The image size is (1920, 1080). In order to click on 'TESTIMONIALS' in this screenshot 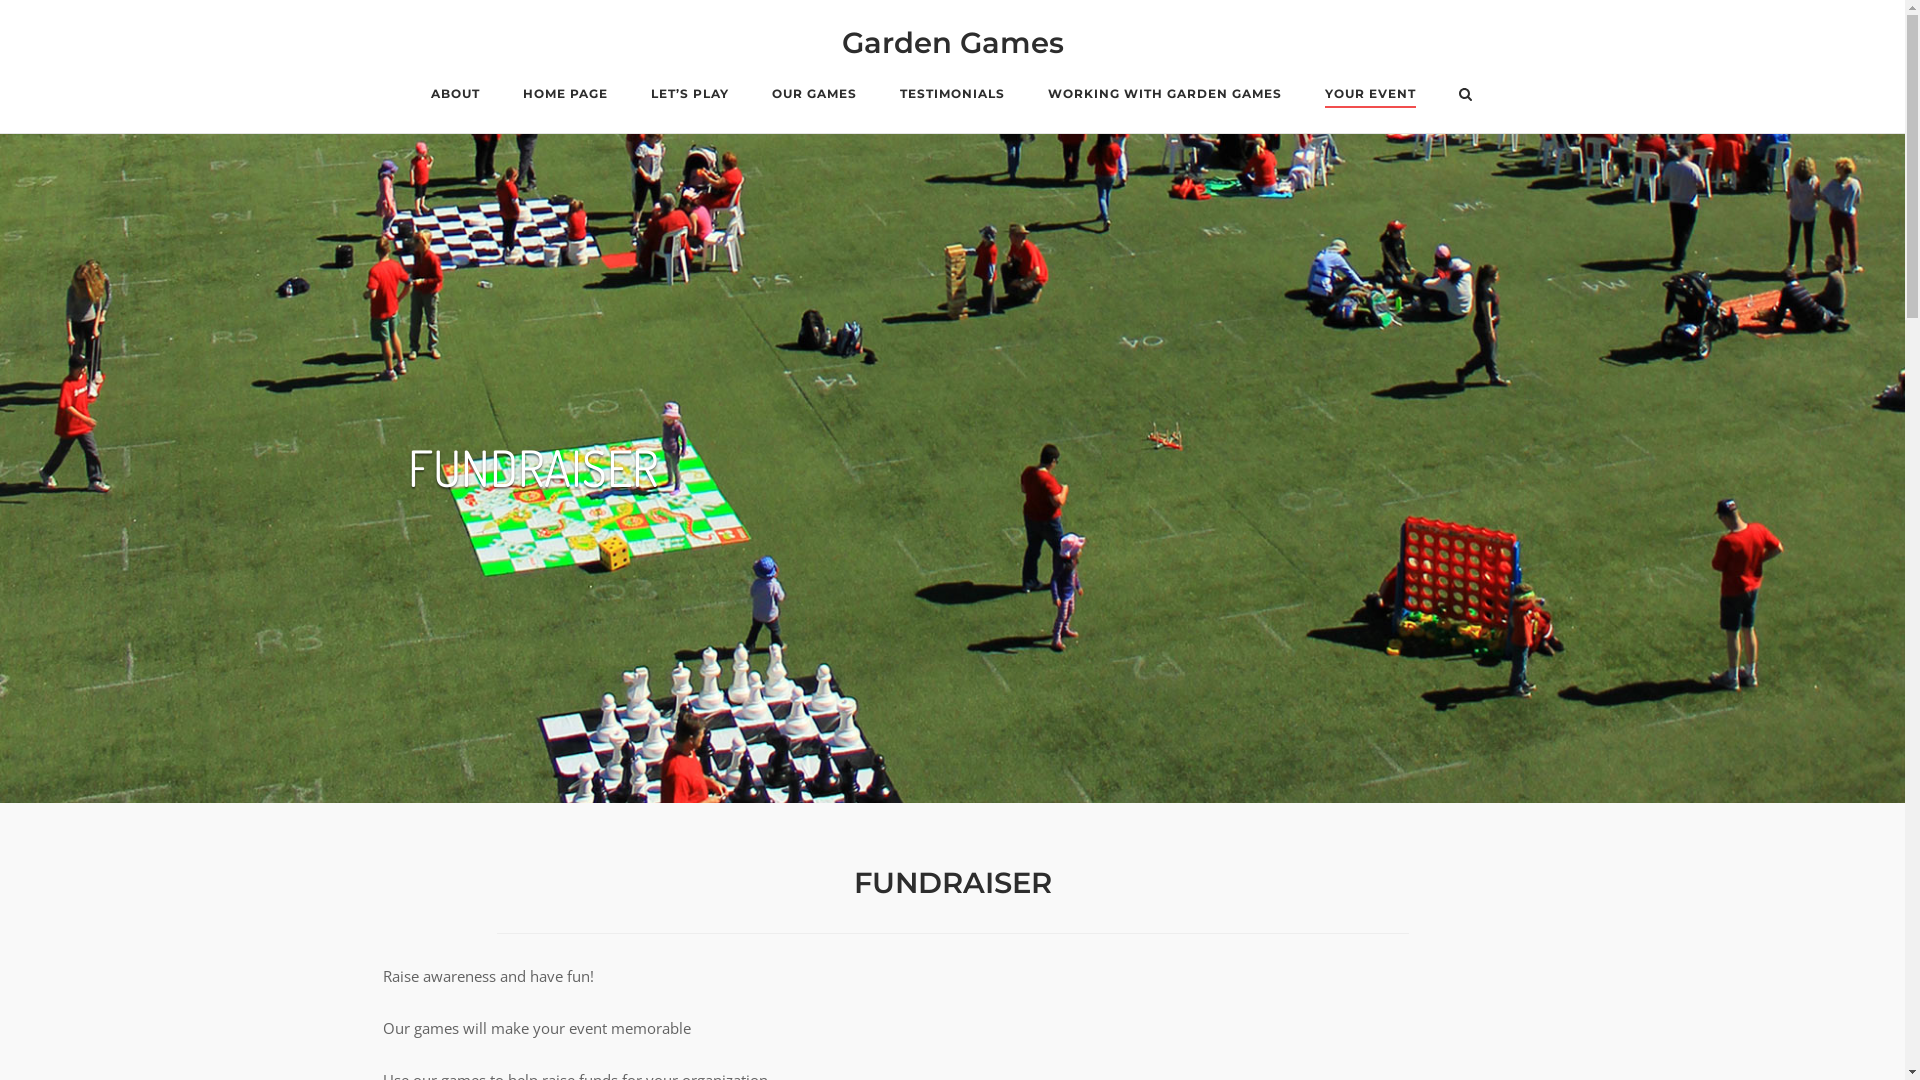, I will do `click(951, 96)`.